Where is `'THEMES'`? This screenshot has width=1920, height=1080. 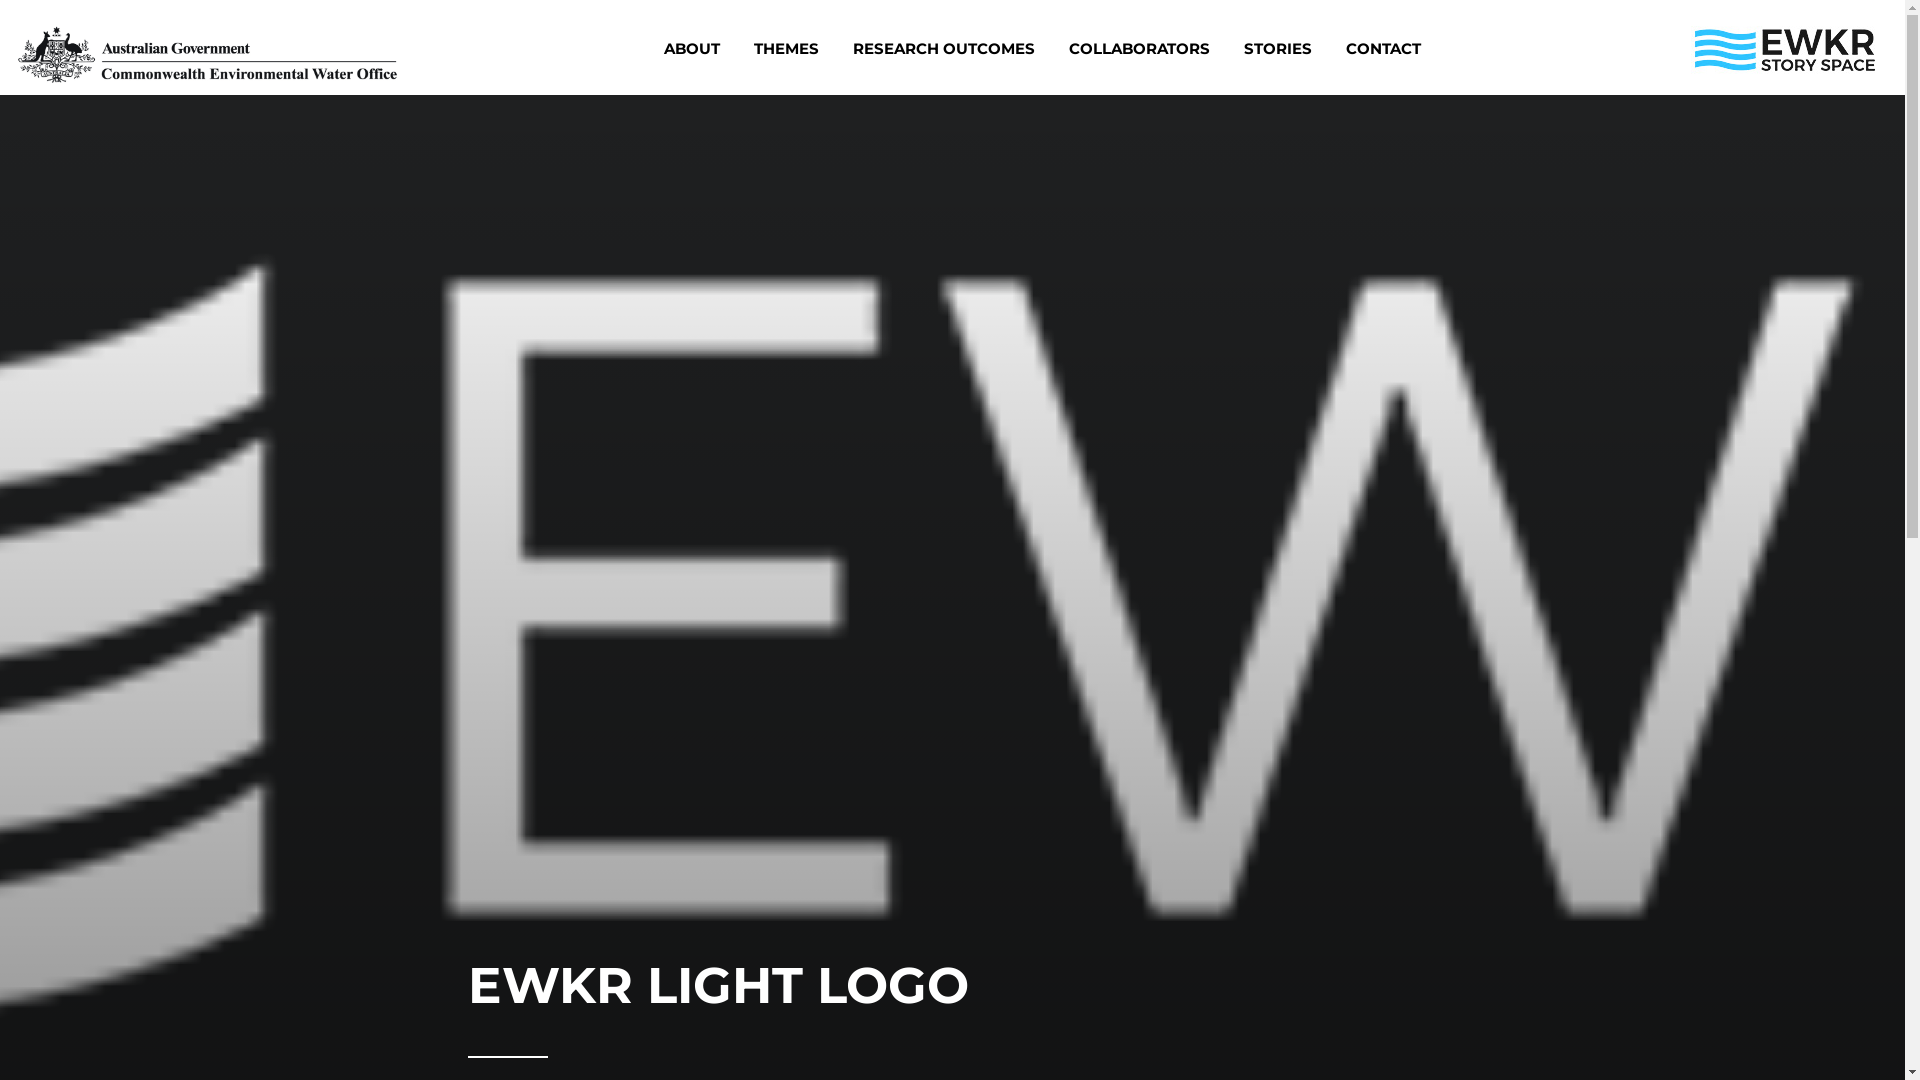
'THEMES' is located at coordinates (785, 47).